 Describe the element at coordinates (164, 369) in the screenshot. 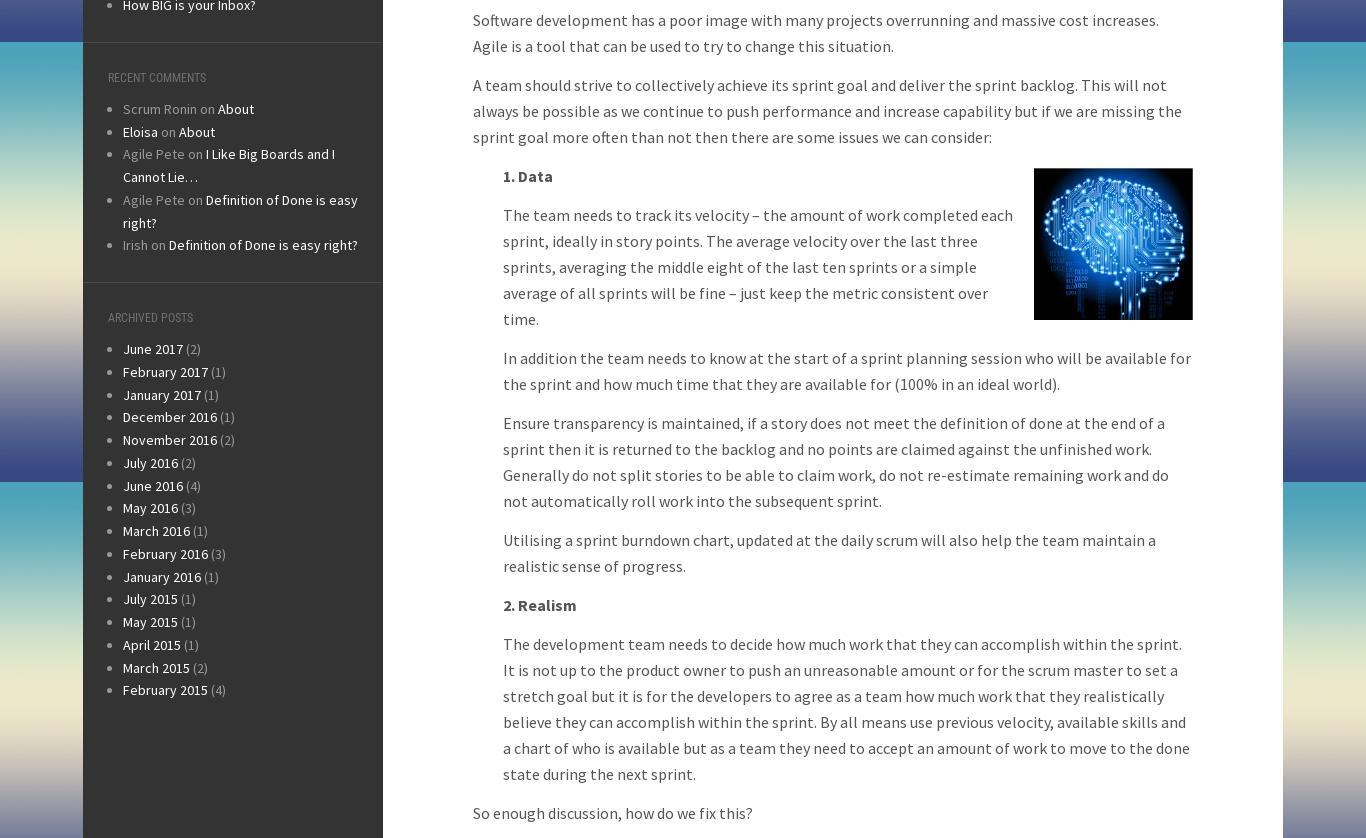

I see `'February 2017'` at that location.